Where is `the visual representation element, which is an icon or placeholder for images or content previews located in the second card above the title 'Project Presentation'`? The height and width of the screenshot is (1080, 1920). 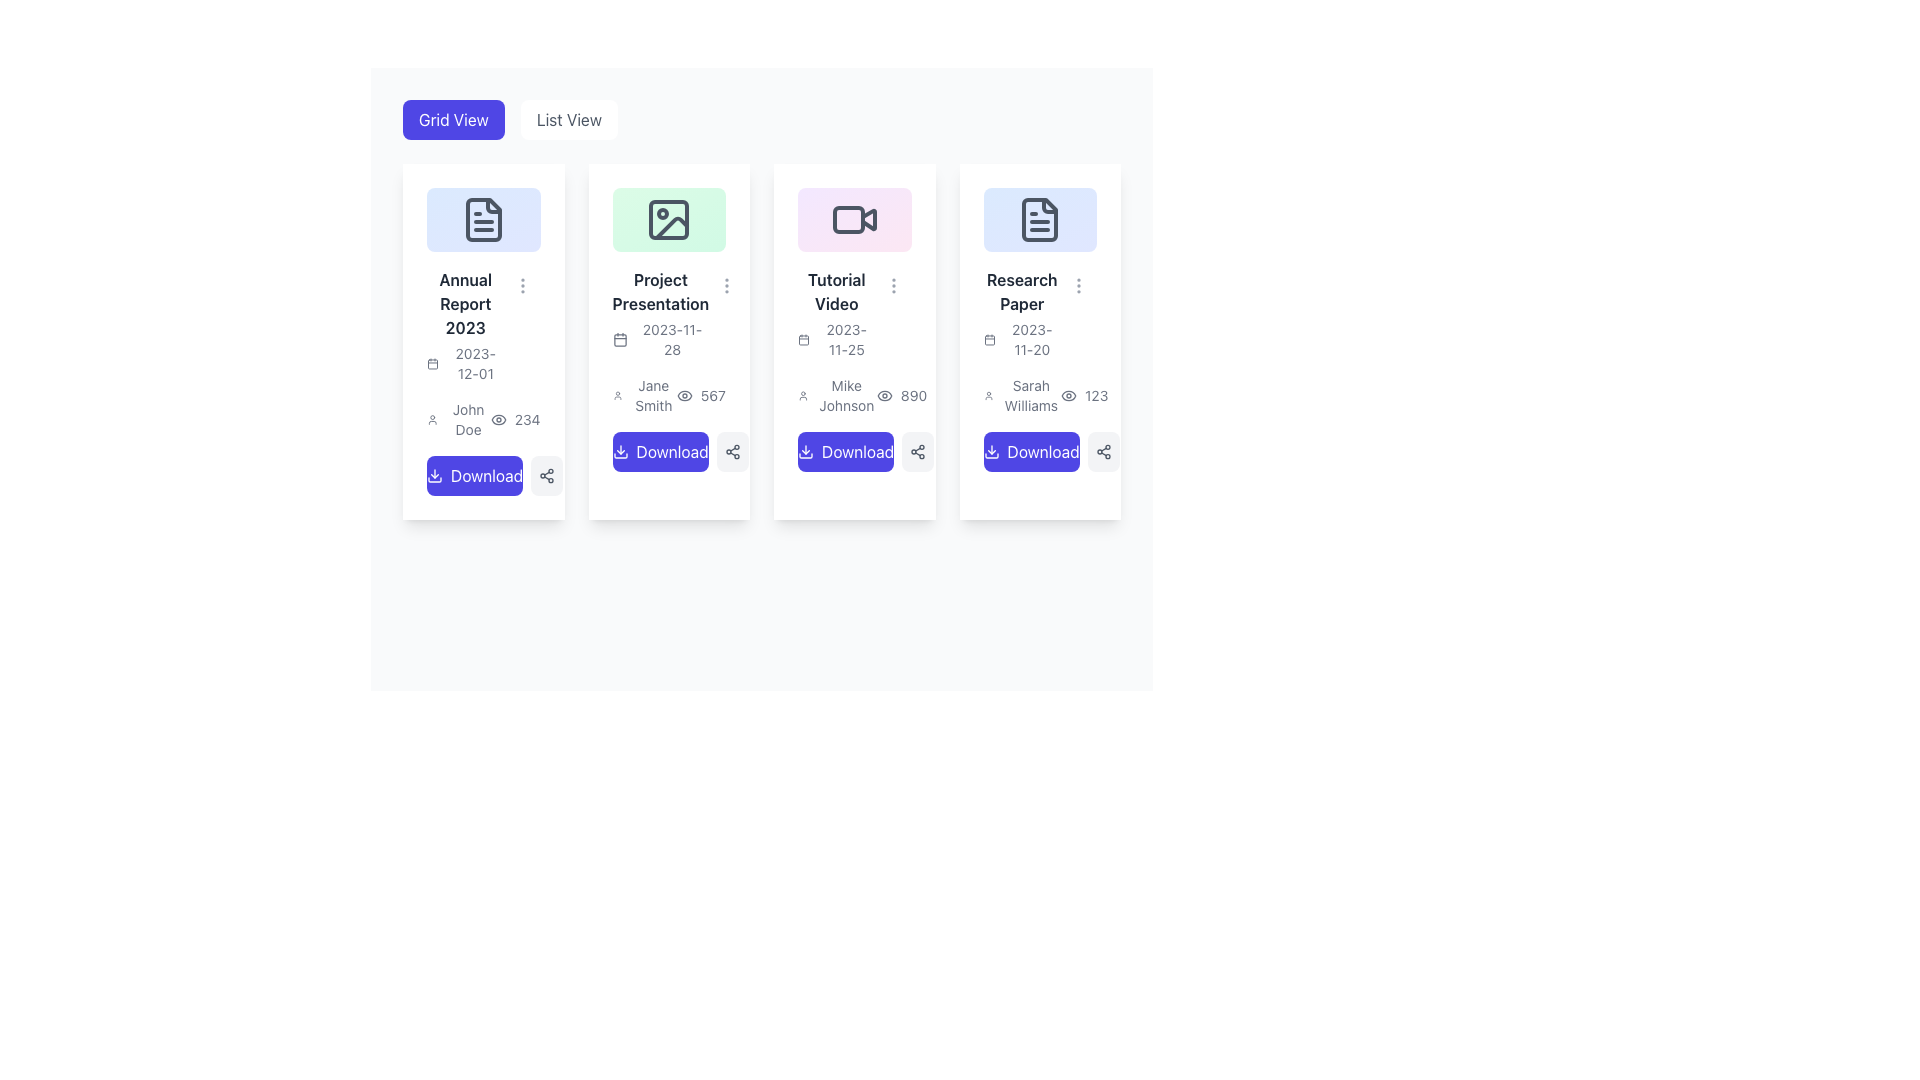 the visual representation element, which is an icon or placeholder for images or content previews located in the second card above the title 'Project Presentation' is located at coordinates (669, 219).